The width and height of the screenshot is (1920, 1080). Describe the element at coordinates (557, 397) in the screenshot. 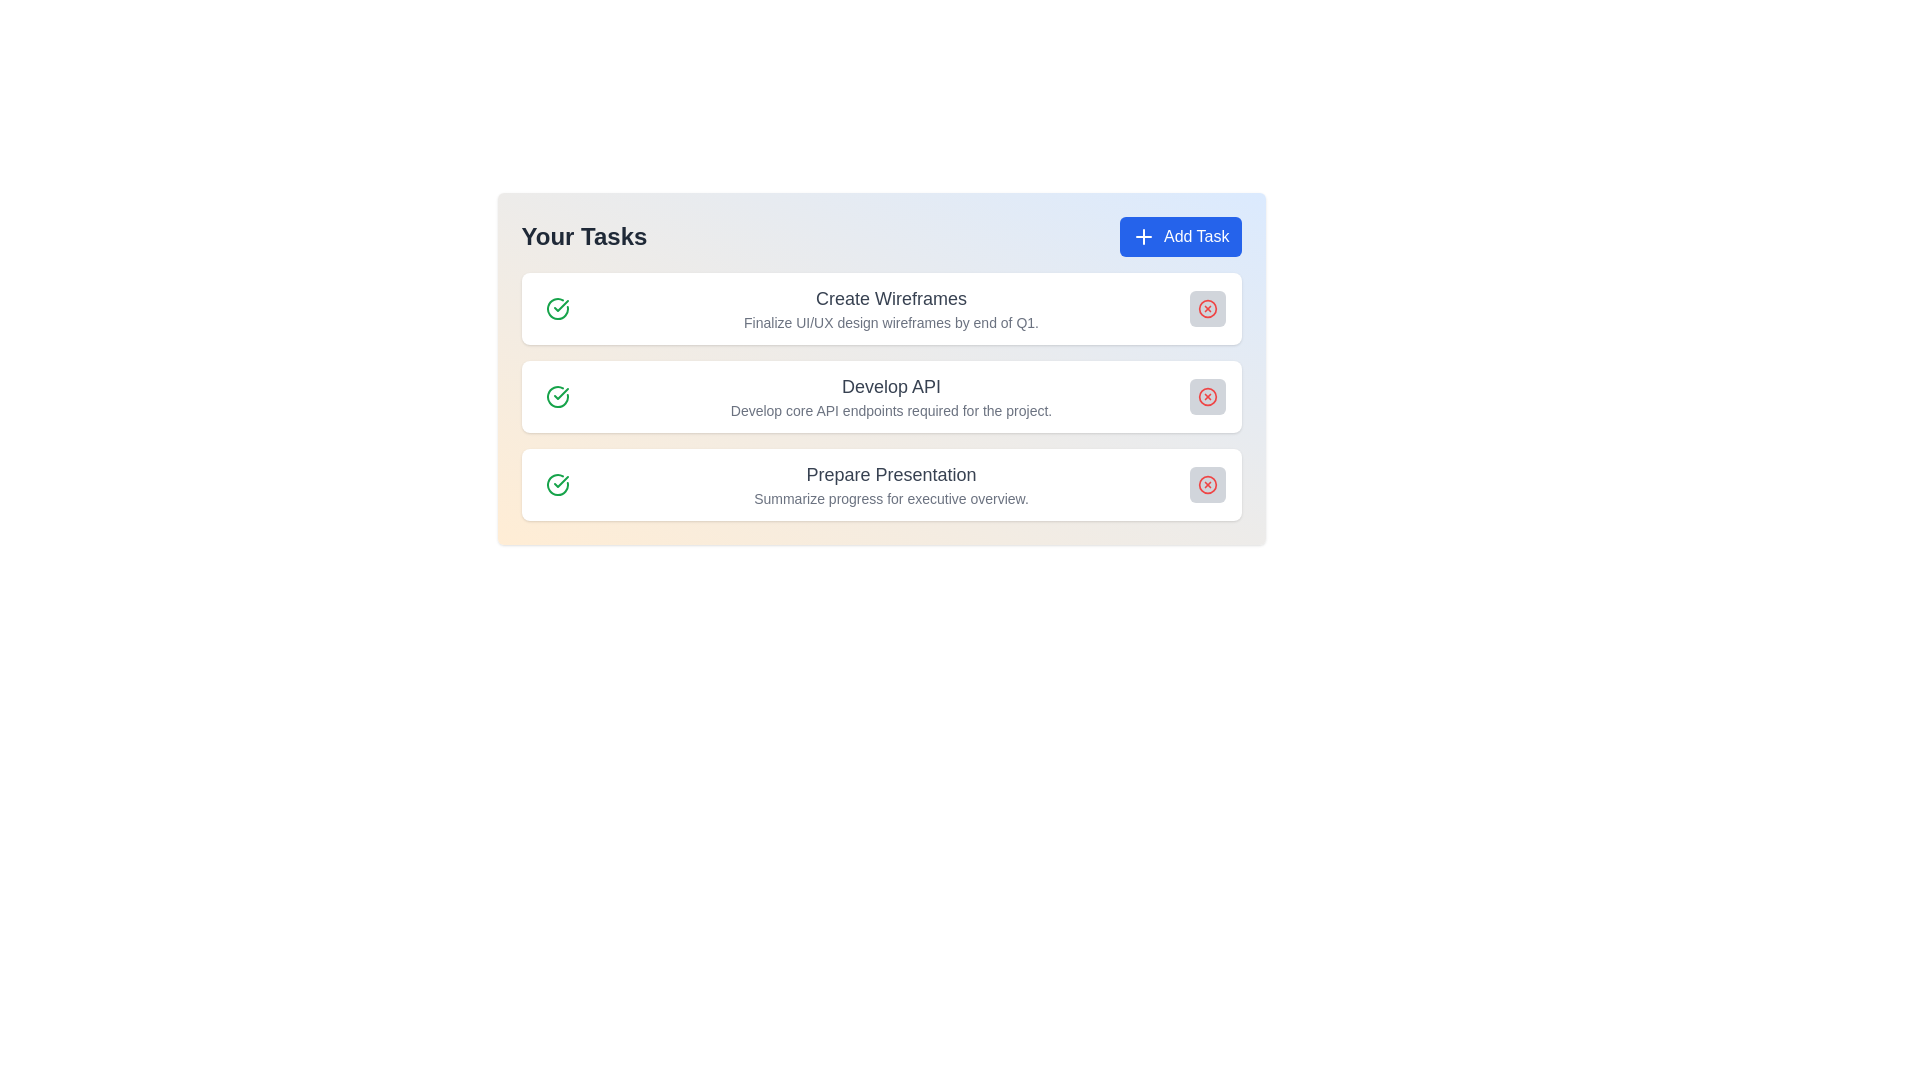

I see `the completion icon located at the top-left corner of the 'Develop API' task card, which indicates that the associated task has been completed` at that location.